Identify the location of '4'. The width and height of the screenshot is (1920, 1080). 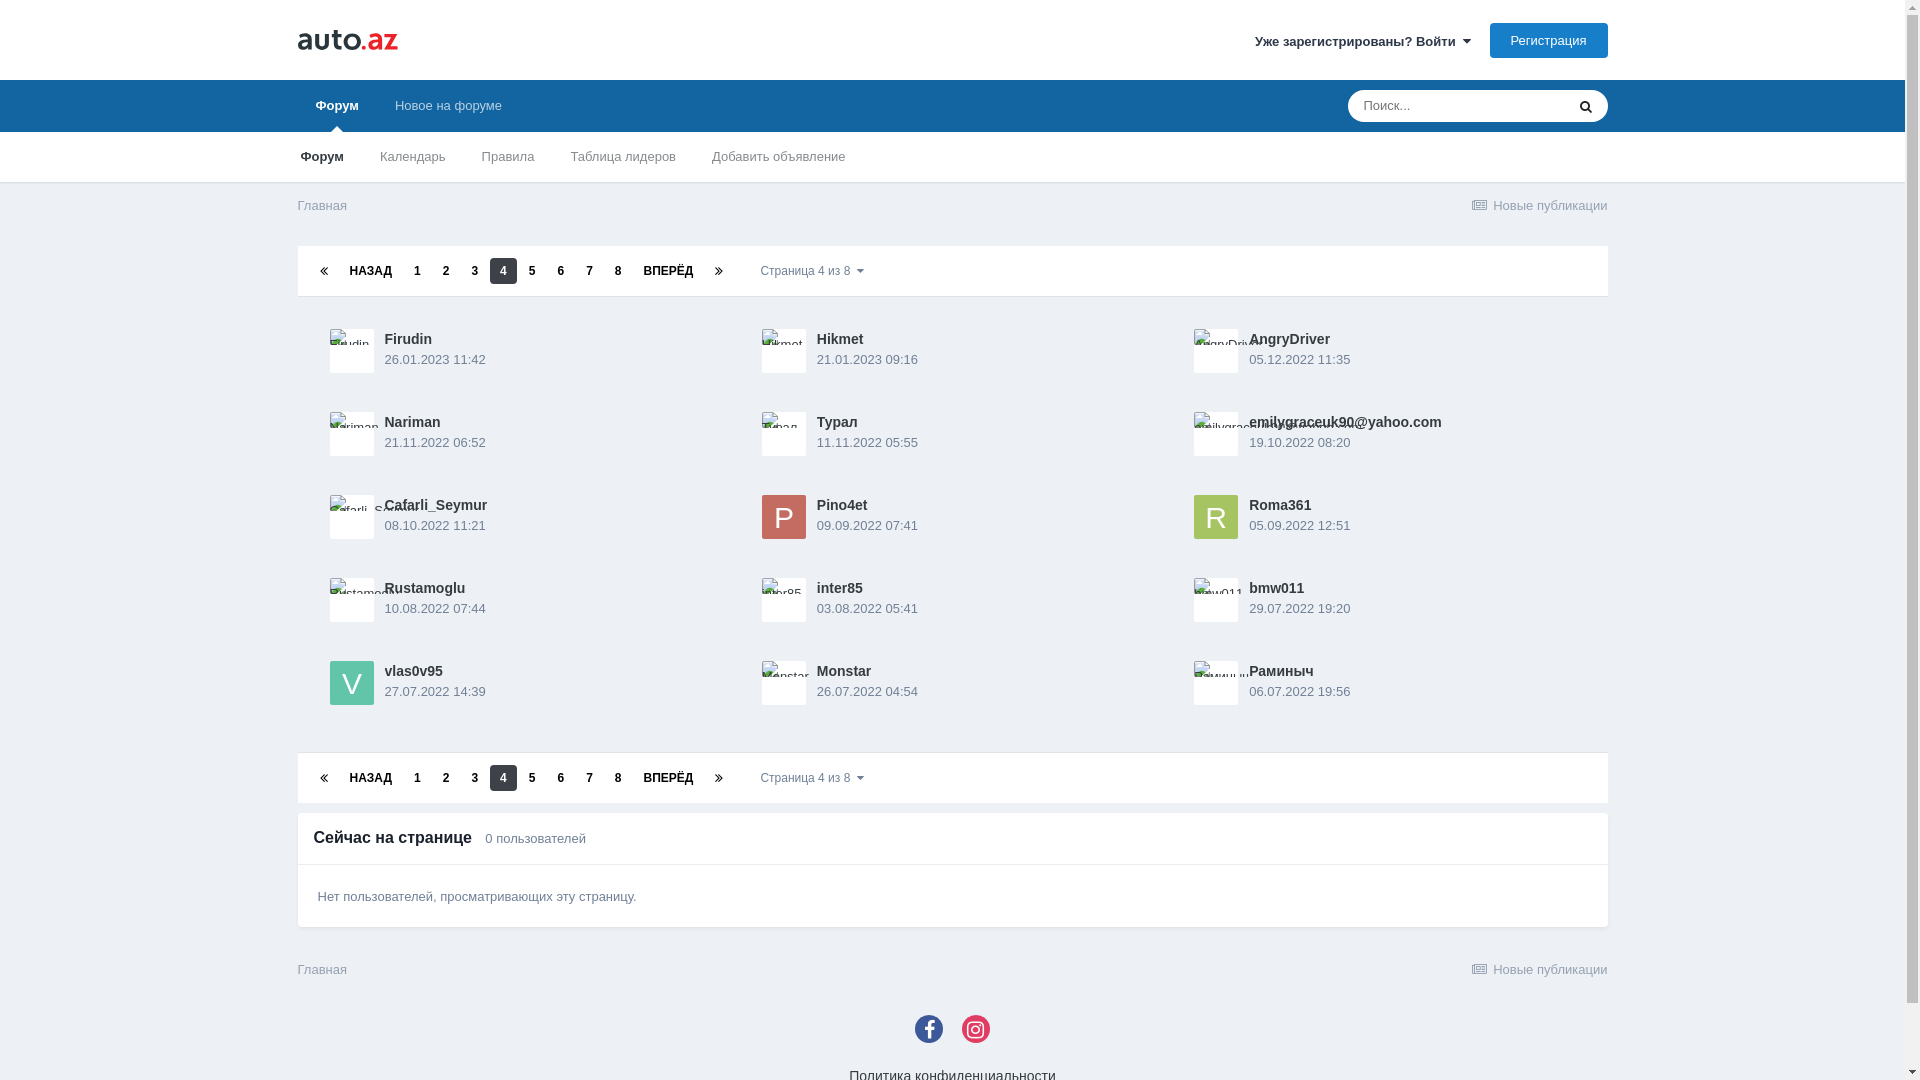
(503, 775).